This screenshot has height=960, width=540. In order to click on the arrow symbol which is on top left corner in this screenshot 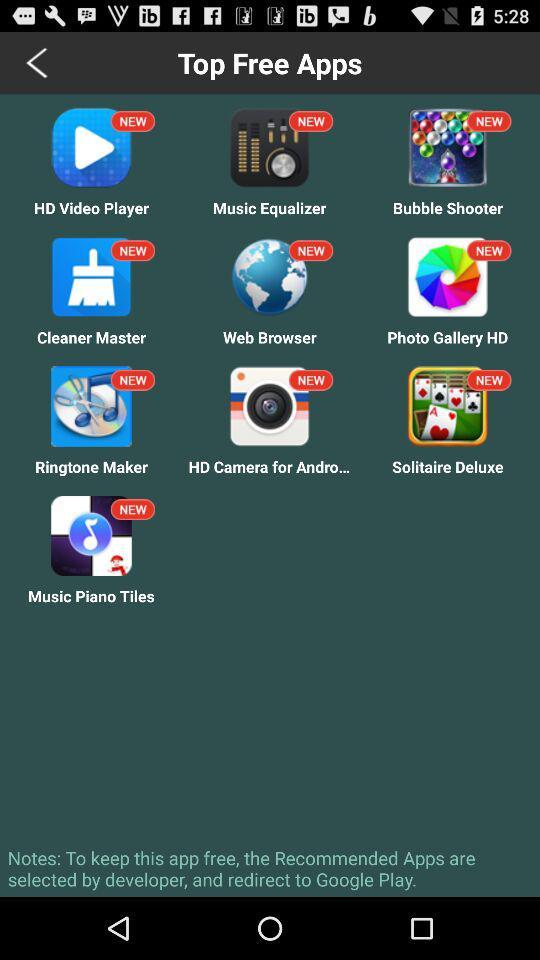, I will do `click(38, 62)`.